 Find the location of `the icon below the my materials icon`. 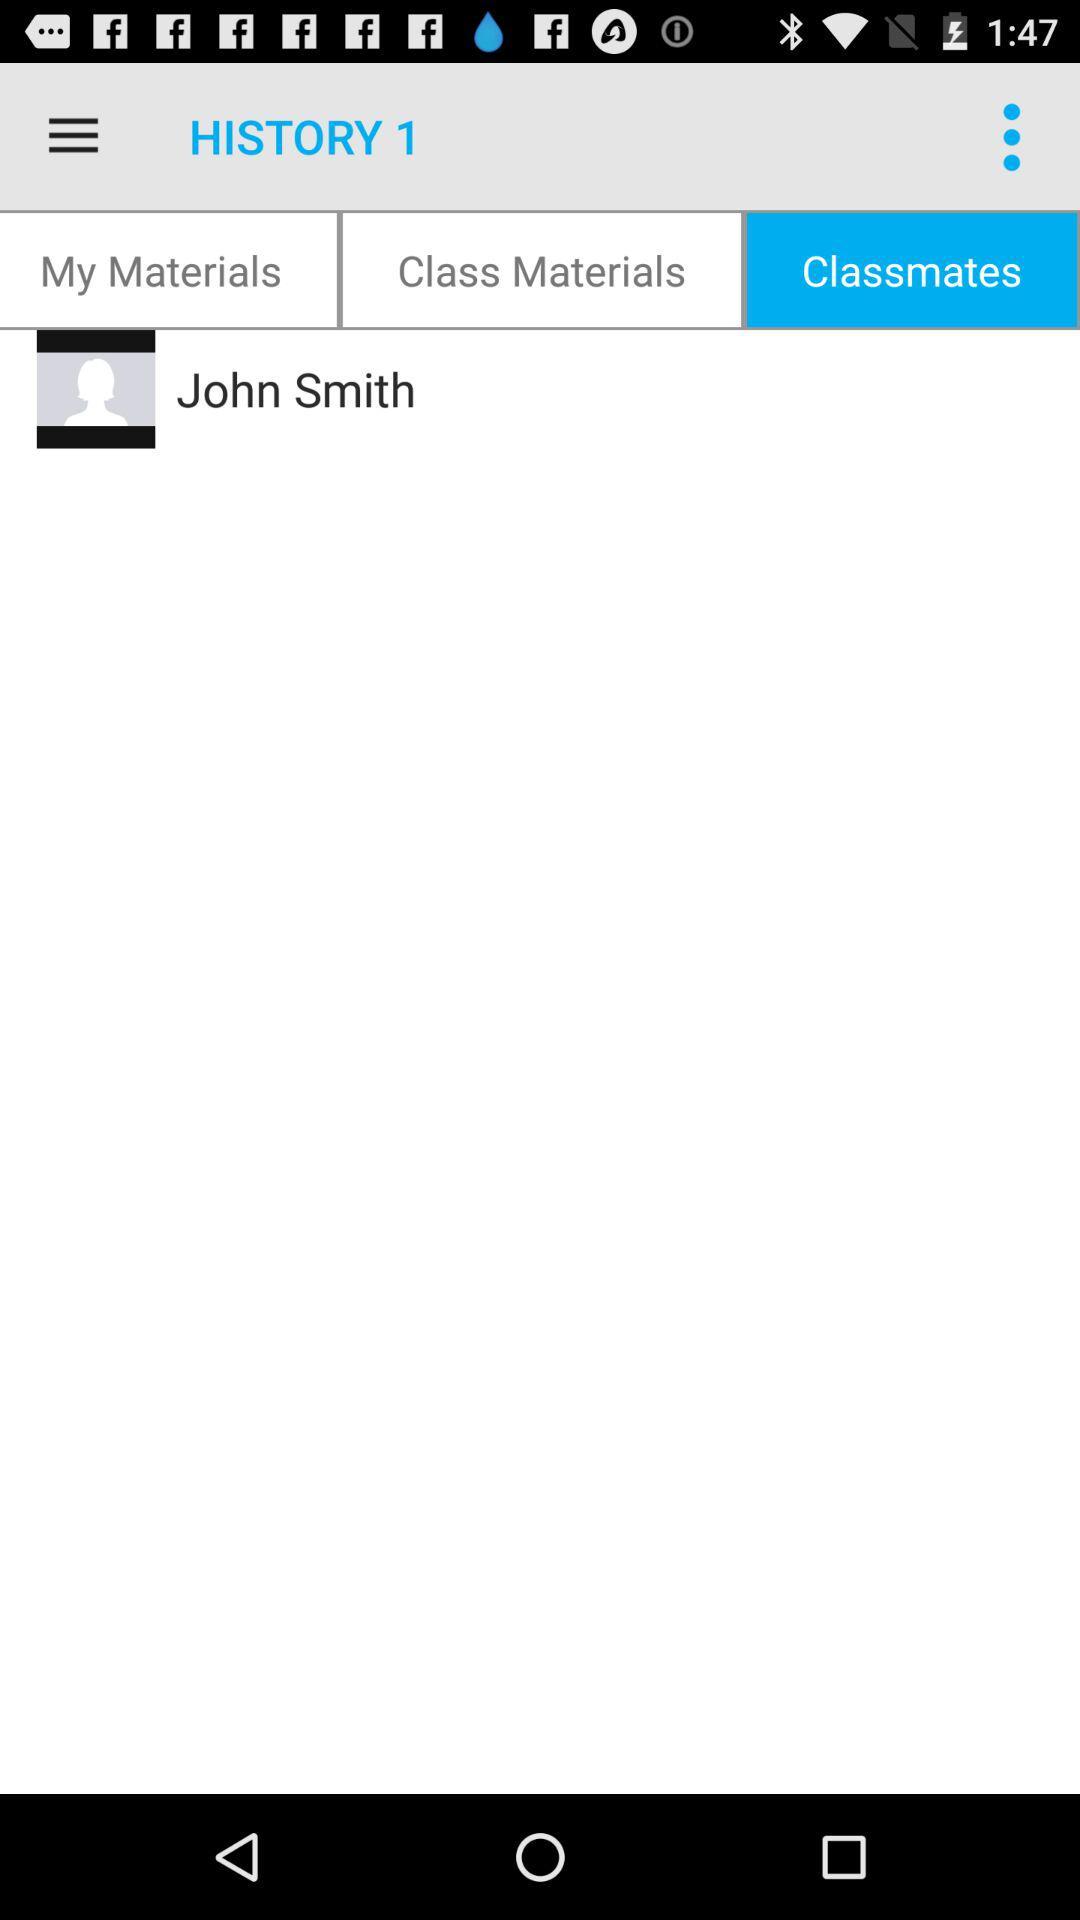

the icon below the my materials icon is located at coordinates (563, 389).